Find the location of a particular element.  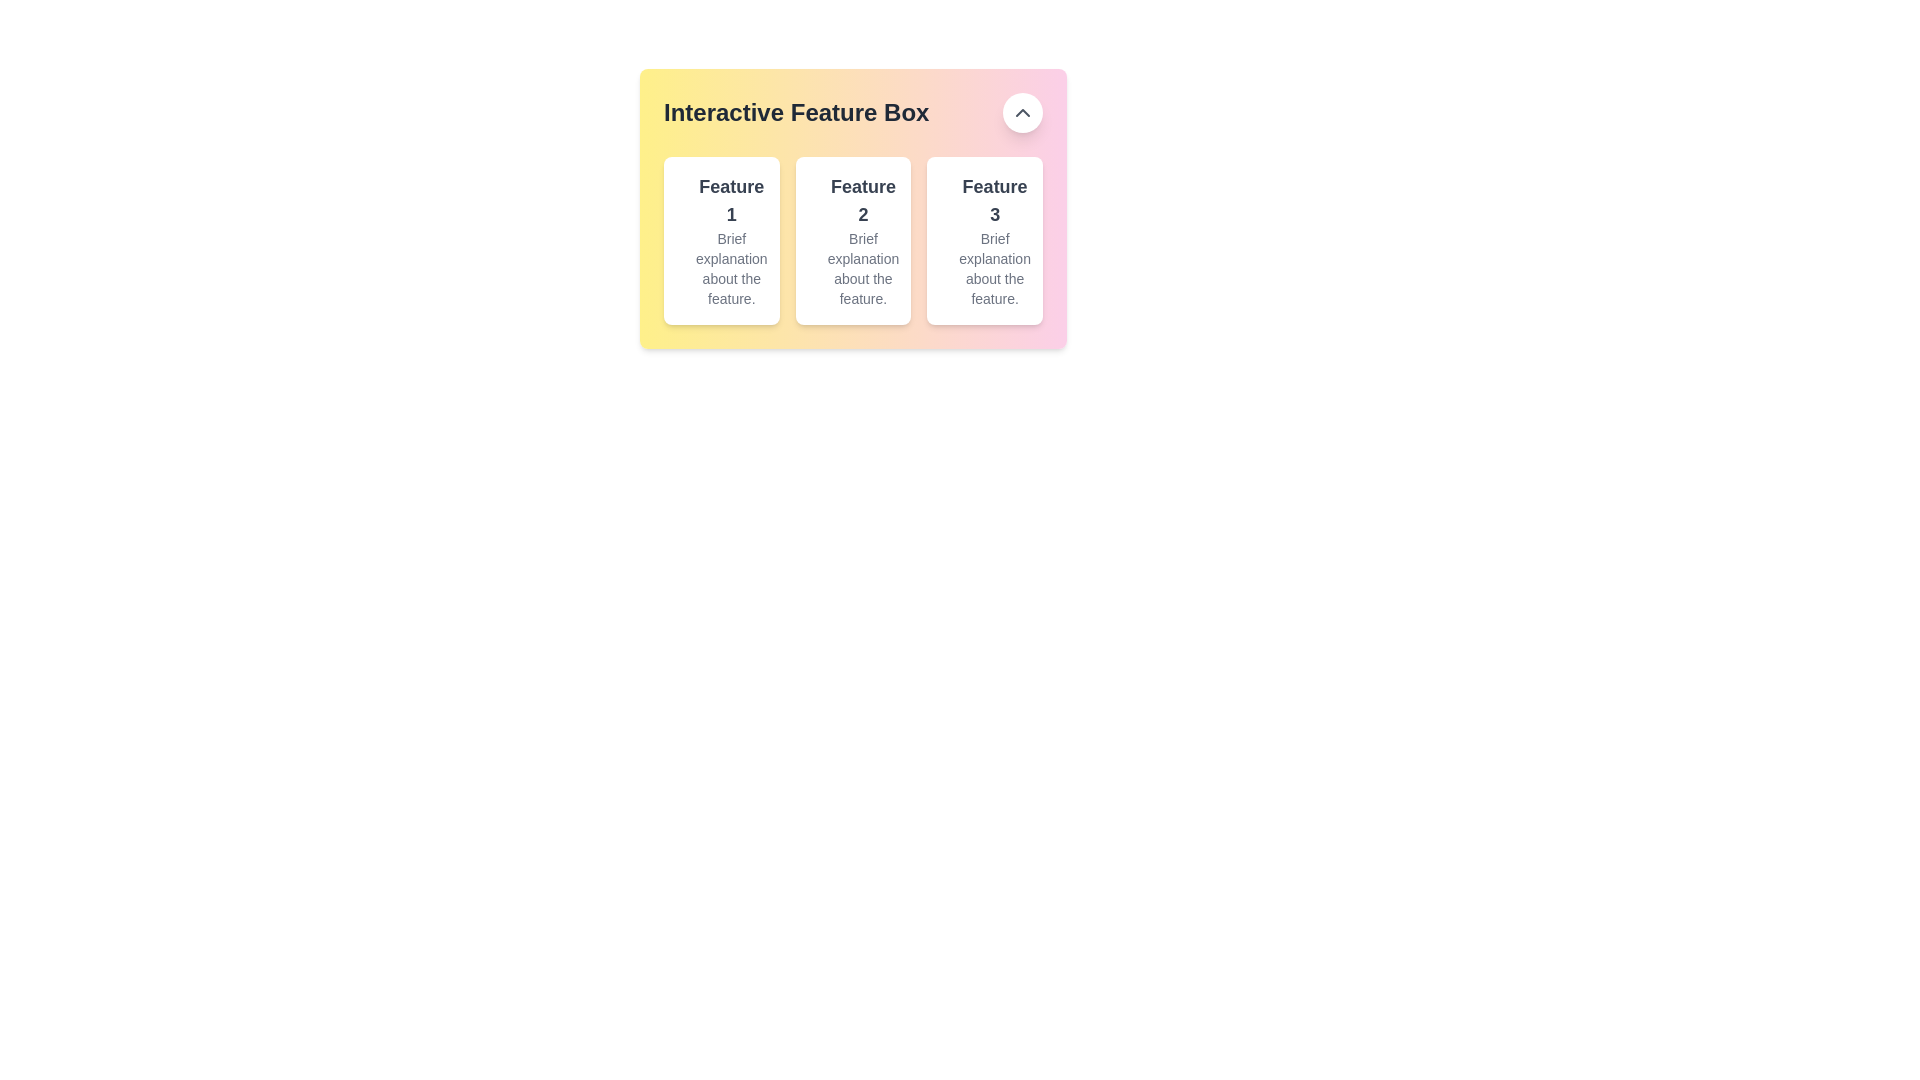

the card titled 'Feature 2' which is the second card in the 'Interactive Feature Box' containing a bold title and description is located at coordinates (853, 208).